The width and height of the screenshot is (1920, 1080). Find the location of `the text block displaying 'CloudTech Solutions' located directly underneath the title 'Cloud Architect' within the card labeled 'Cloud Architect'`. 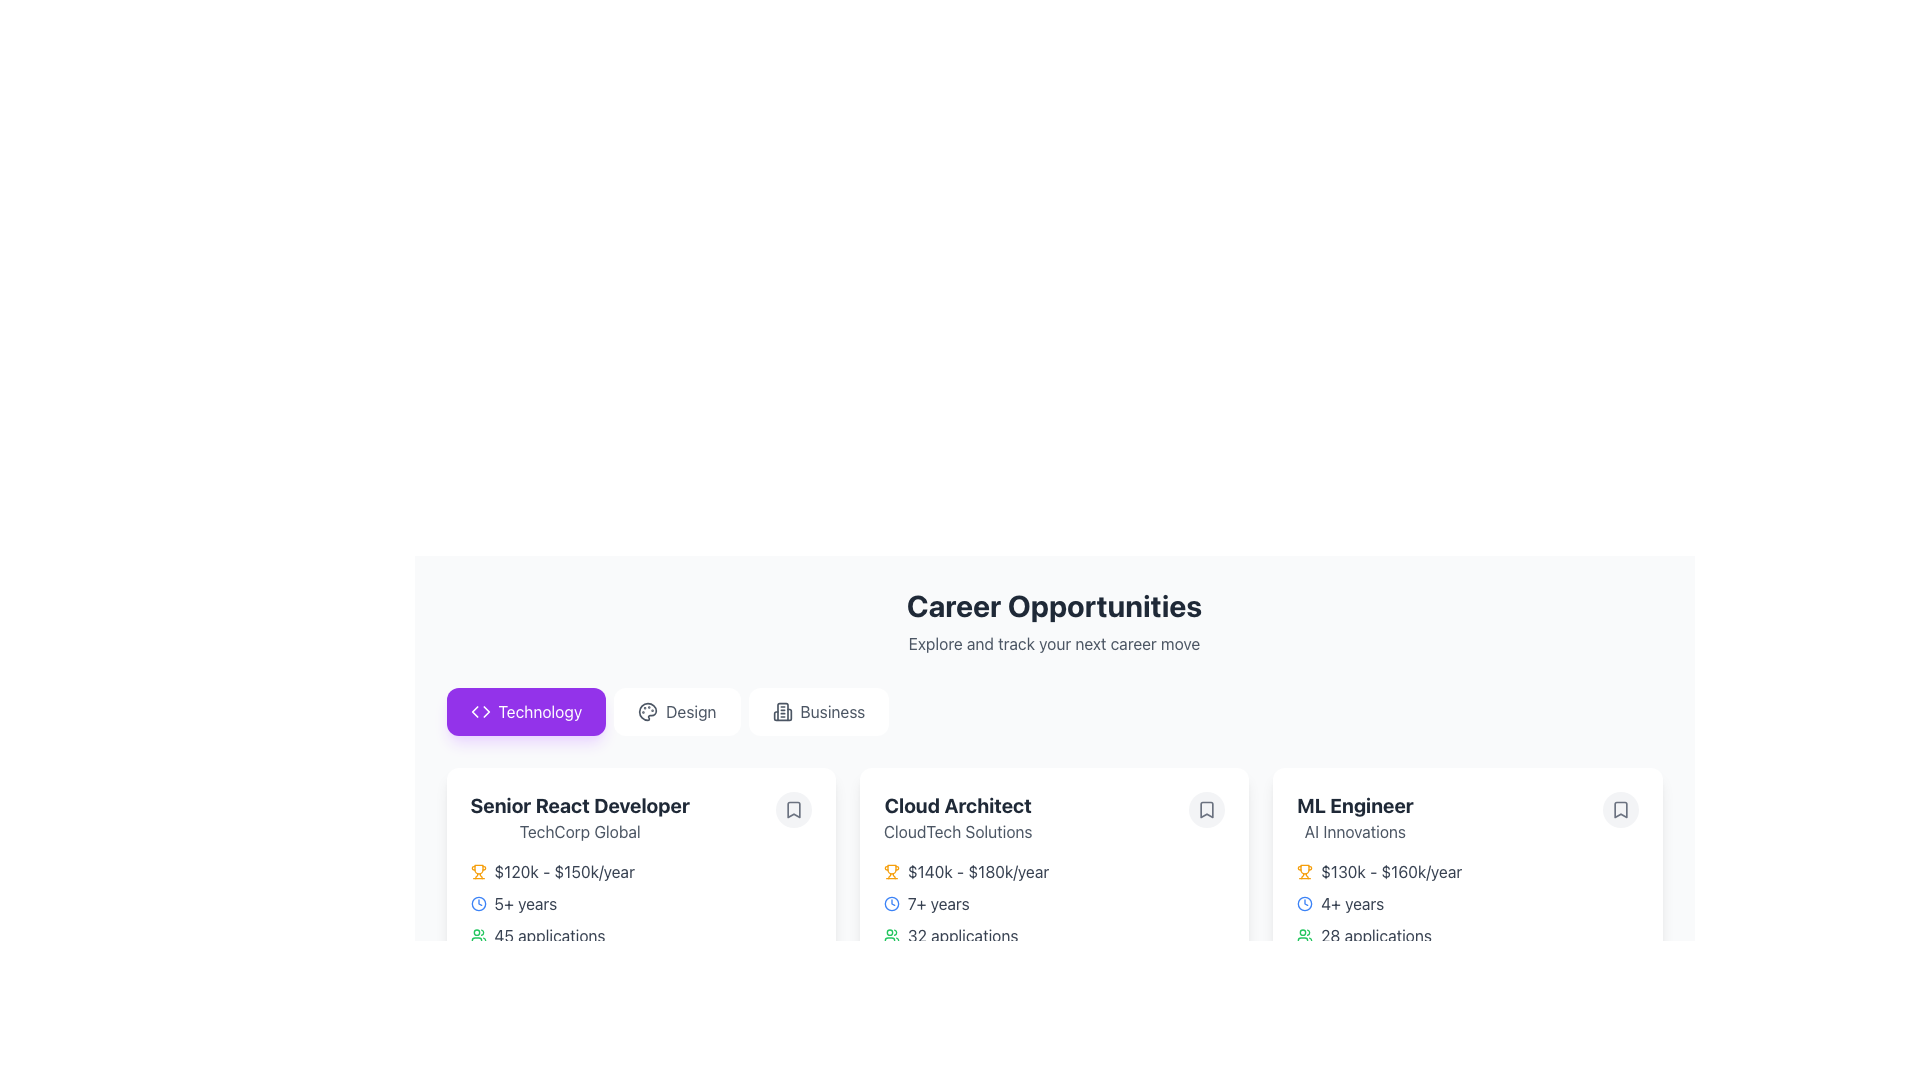

the text block displaying 'CloudTech Solutions' located directly underneath the title 'Cloud Architect' within the card labeled 'Cloud Architect' is located at coordinates (957, 832).